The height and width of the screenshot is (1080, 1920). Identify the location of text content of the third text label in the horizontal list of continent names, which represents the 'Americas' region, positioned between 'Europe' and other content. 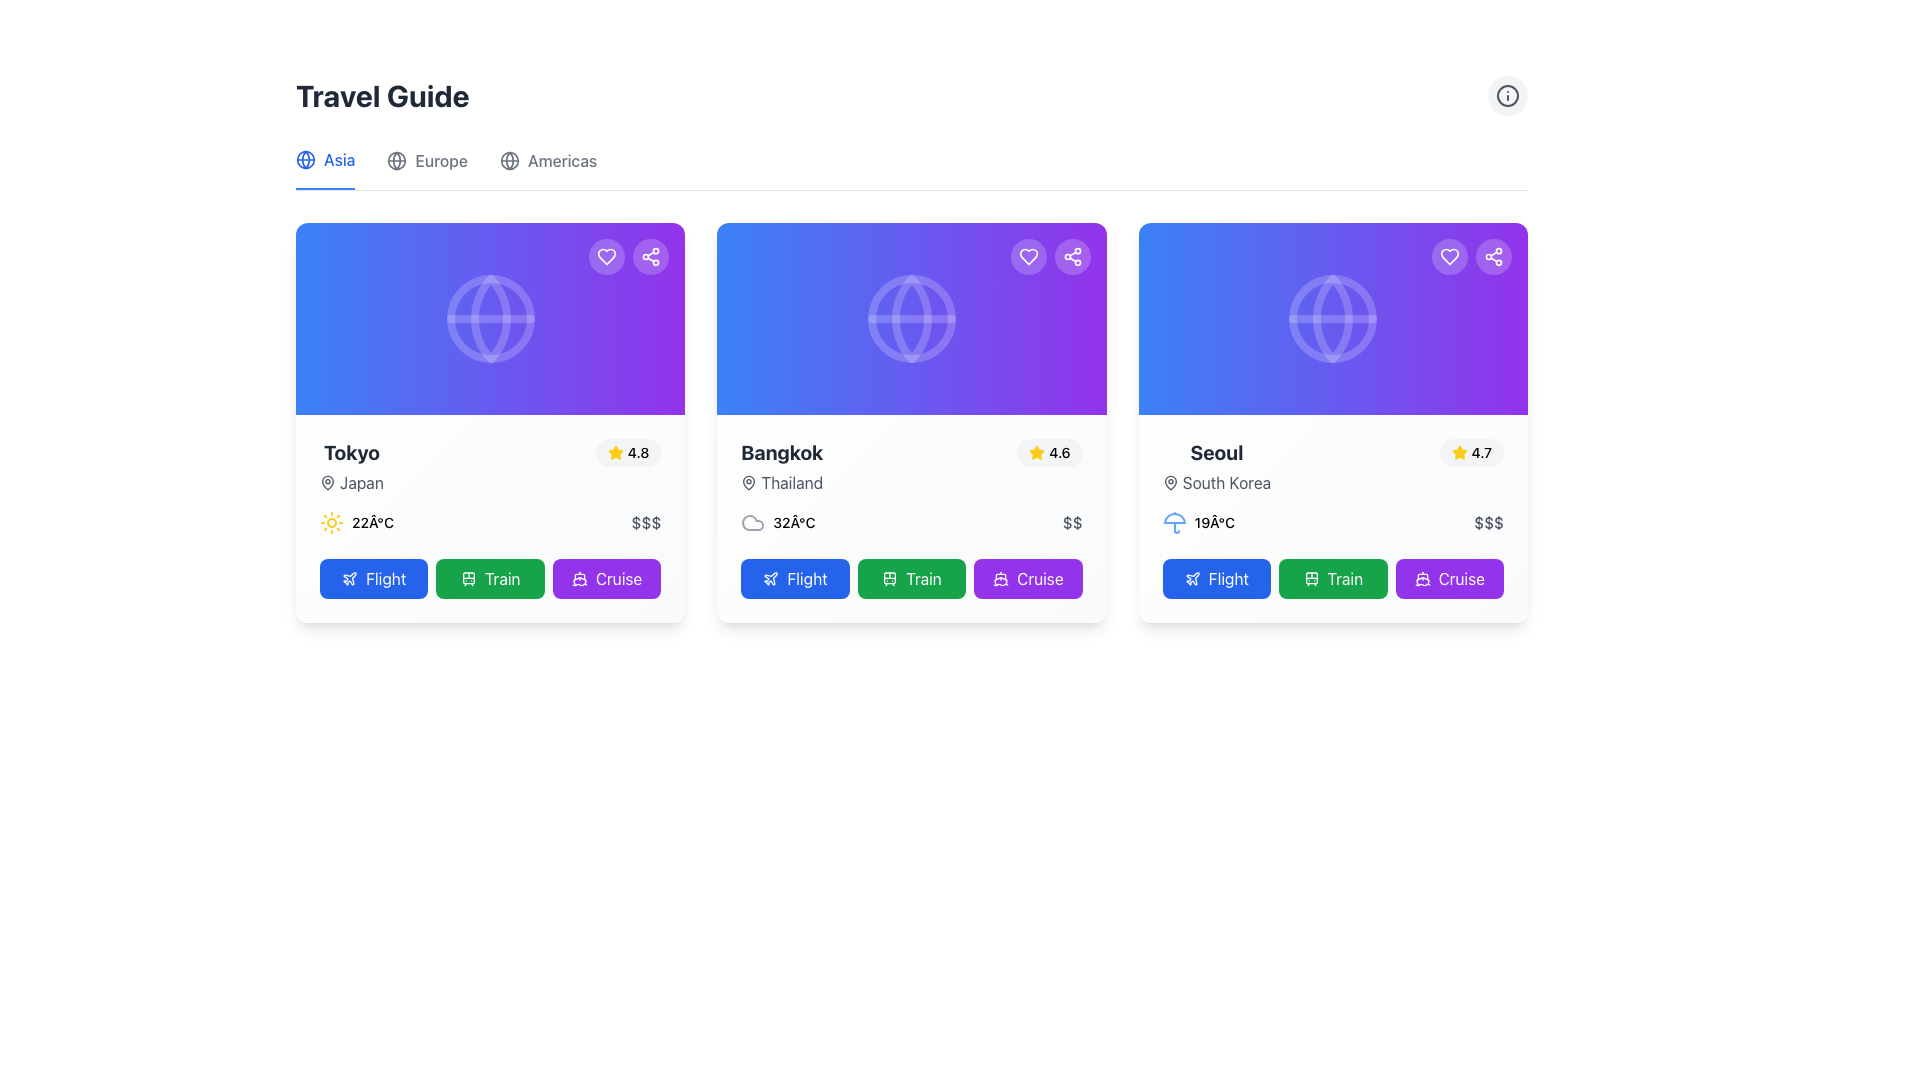
(561, 160).